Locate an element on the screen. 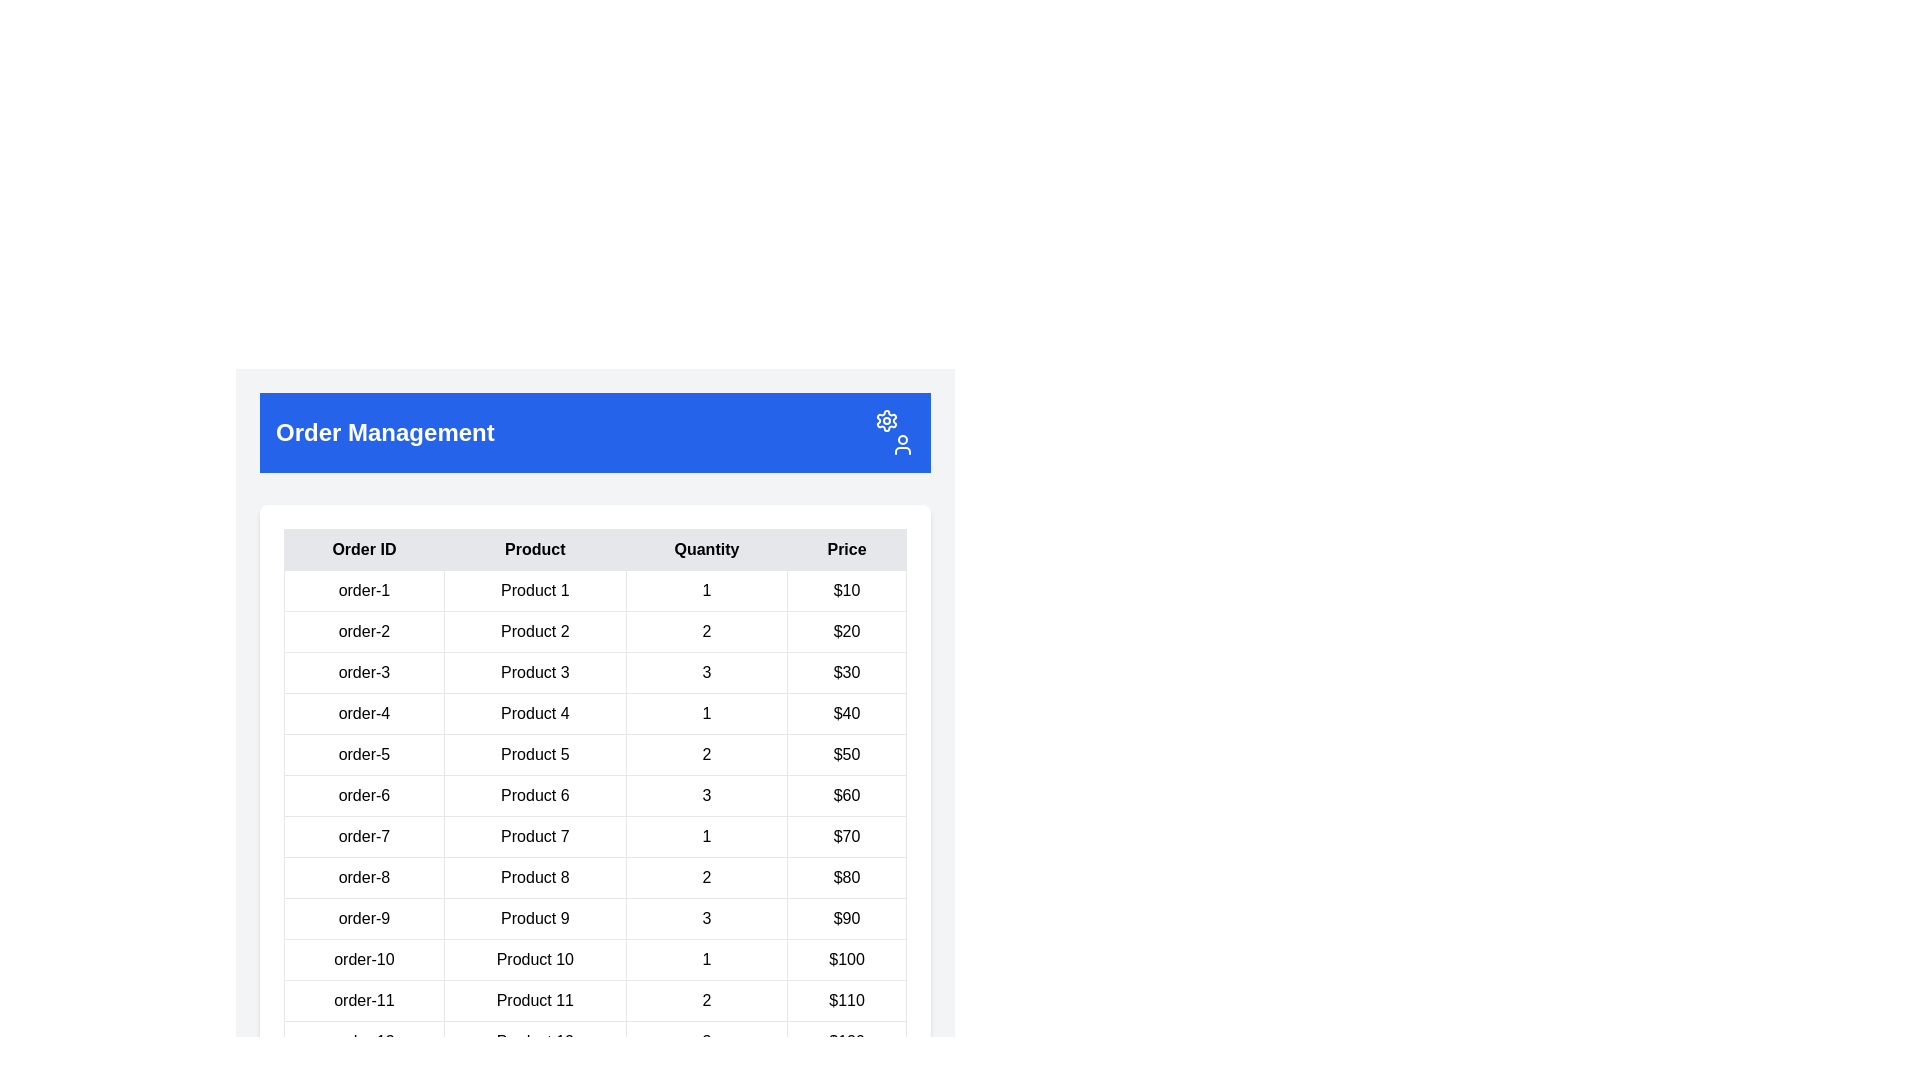  the second row in the 'Order Management' table is located at coordinates (594, 632).